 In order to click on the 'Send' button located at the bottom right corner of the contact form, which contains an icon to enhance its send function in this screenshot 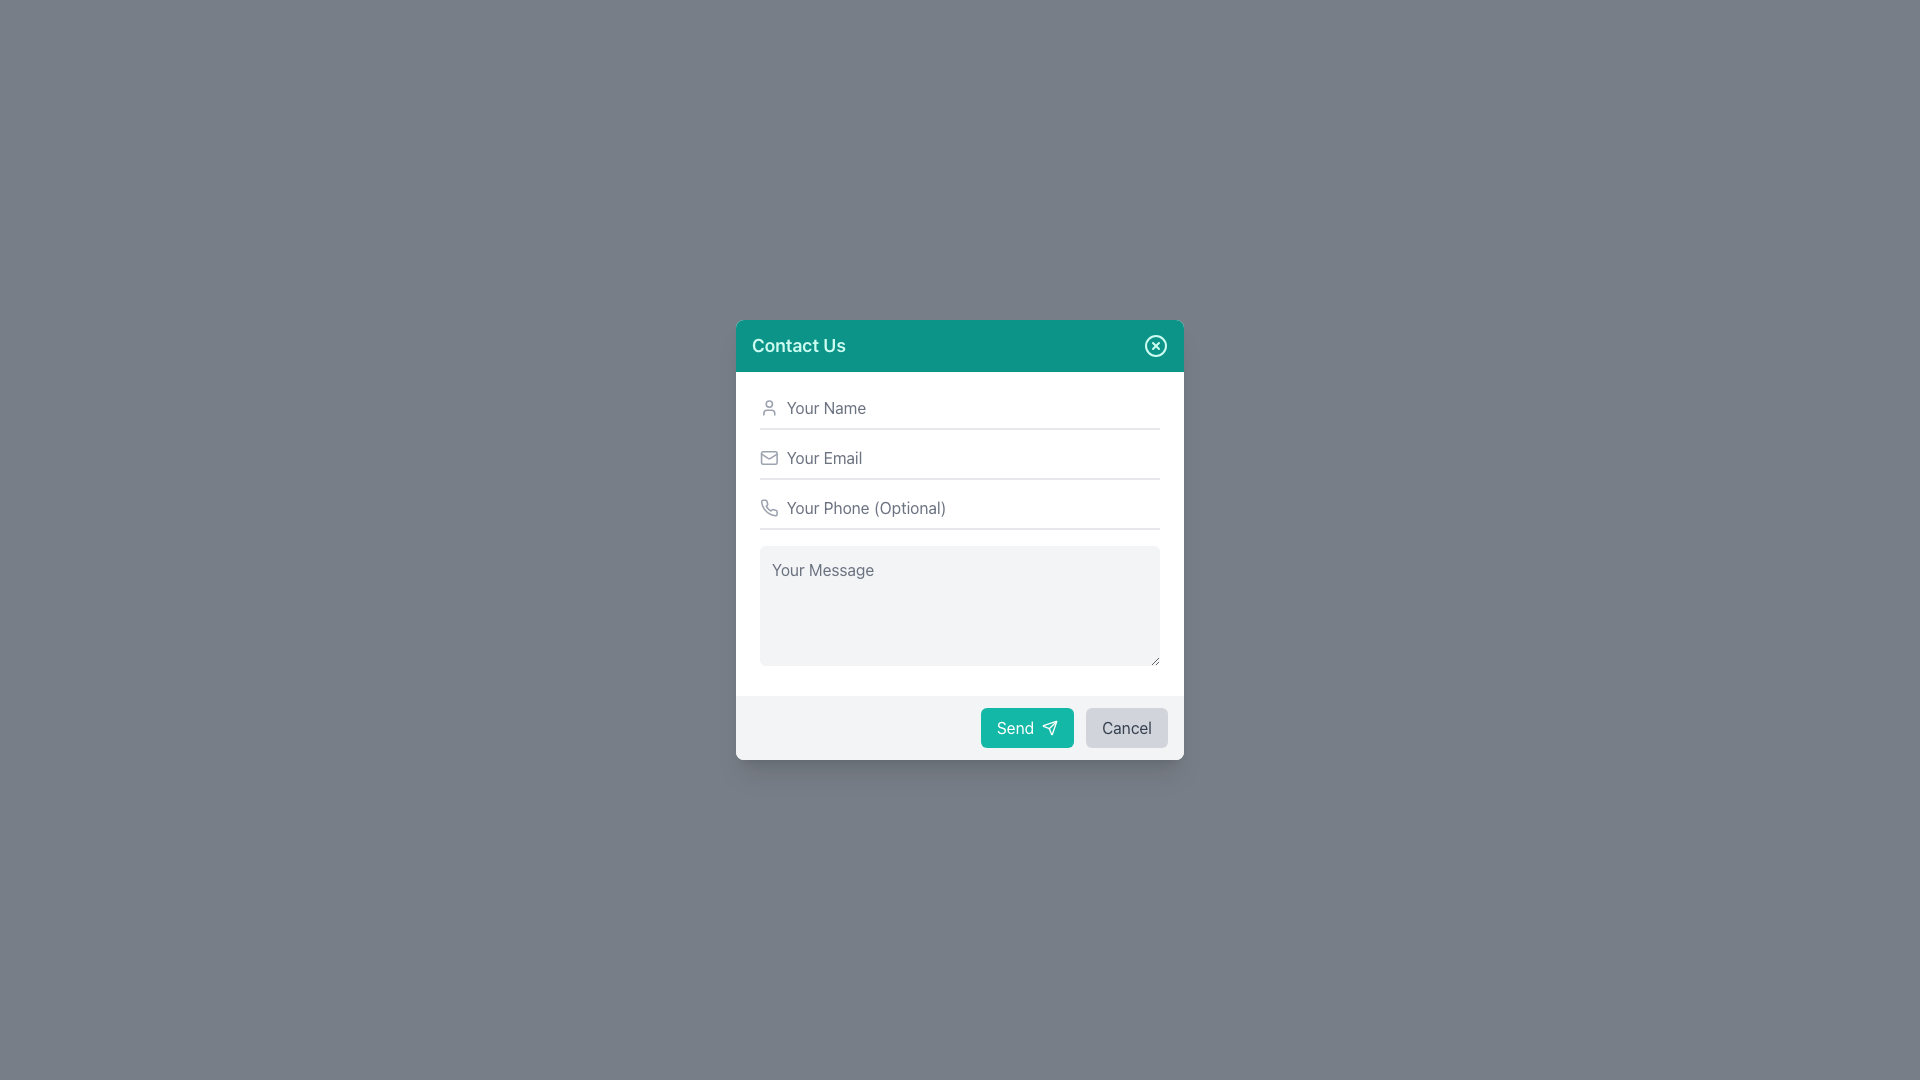, I will do `click(1049, 726)`.